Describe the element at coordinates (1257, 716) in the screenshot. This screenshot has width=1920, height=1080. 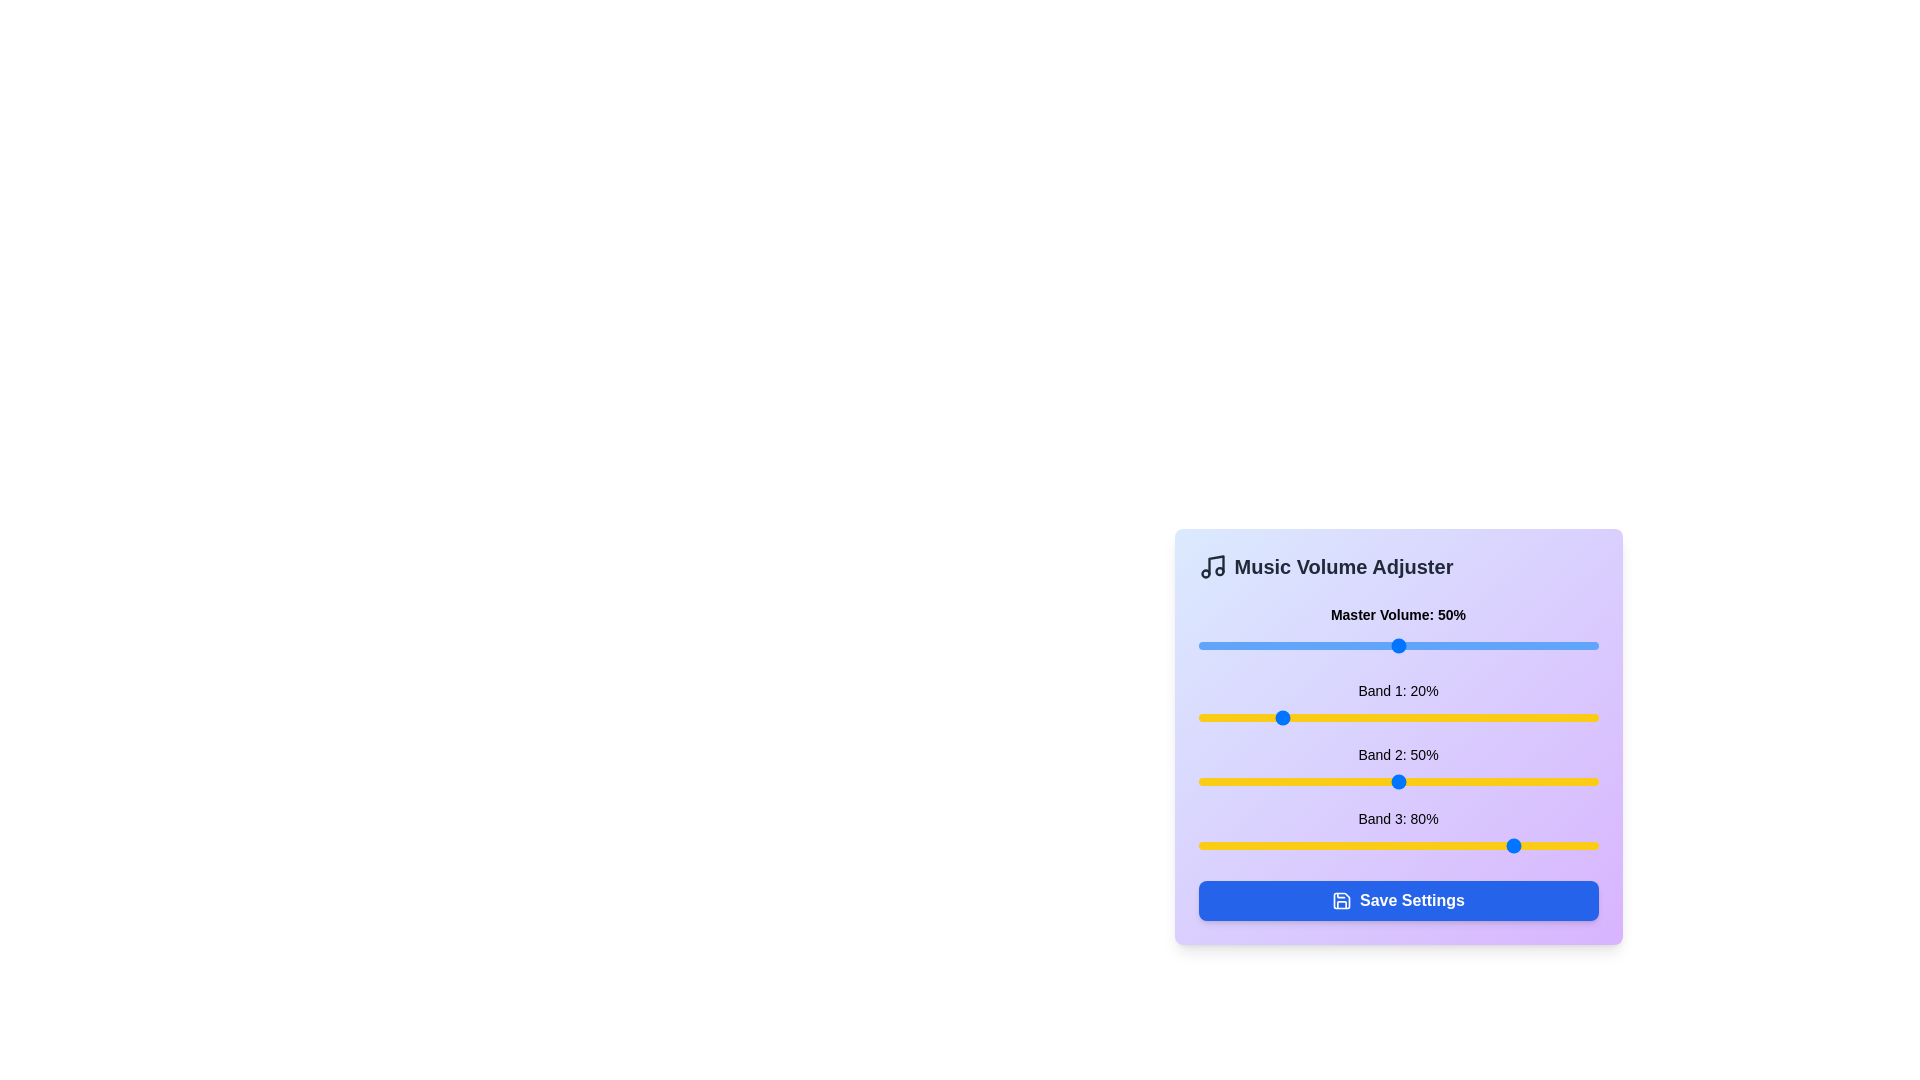
I see `Band 1` at that location.